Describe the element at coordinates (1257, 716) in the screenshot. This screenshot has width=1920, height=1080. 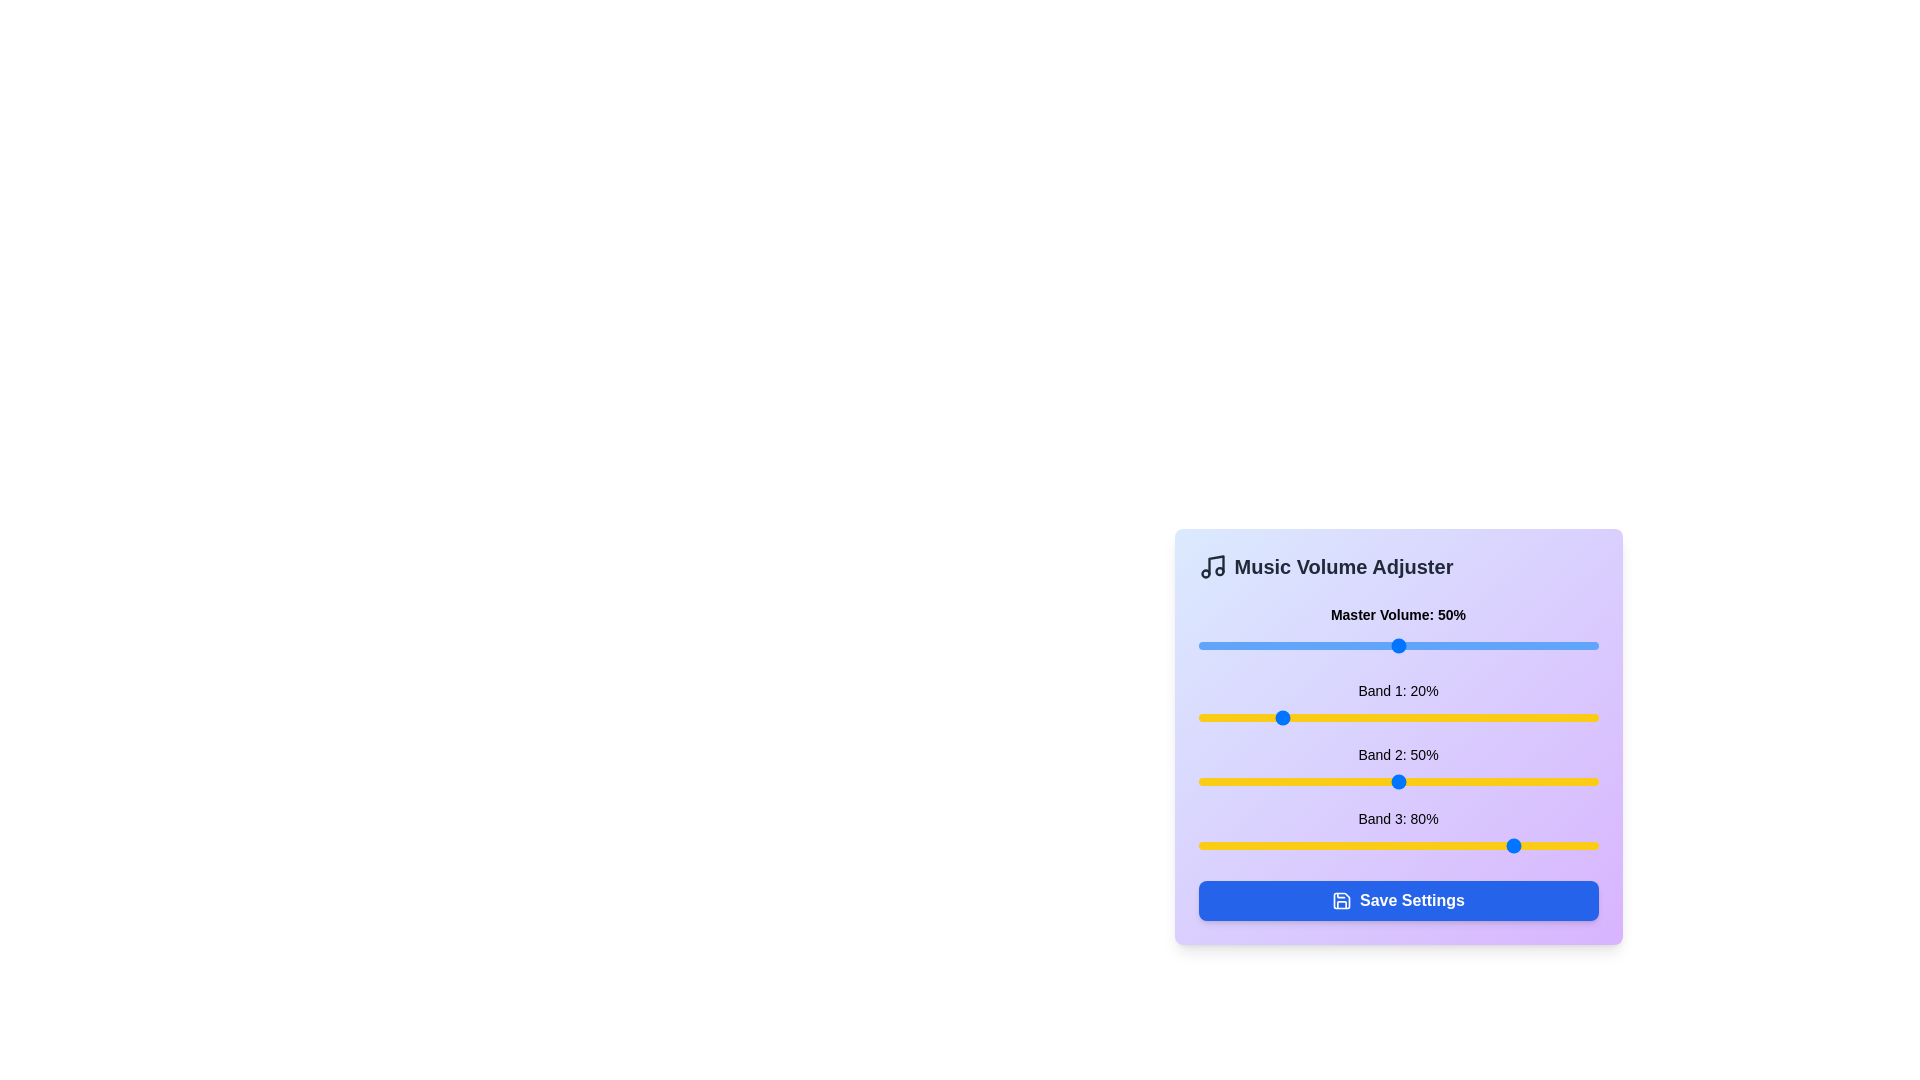
I see `Band 1` at that location.